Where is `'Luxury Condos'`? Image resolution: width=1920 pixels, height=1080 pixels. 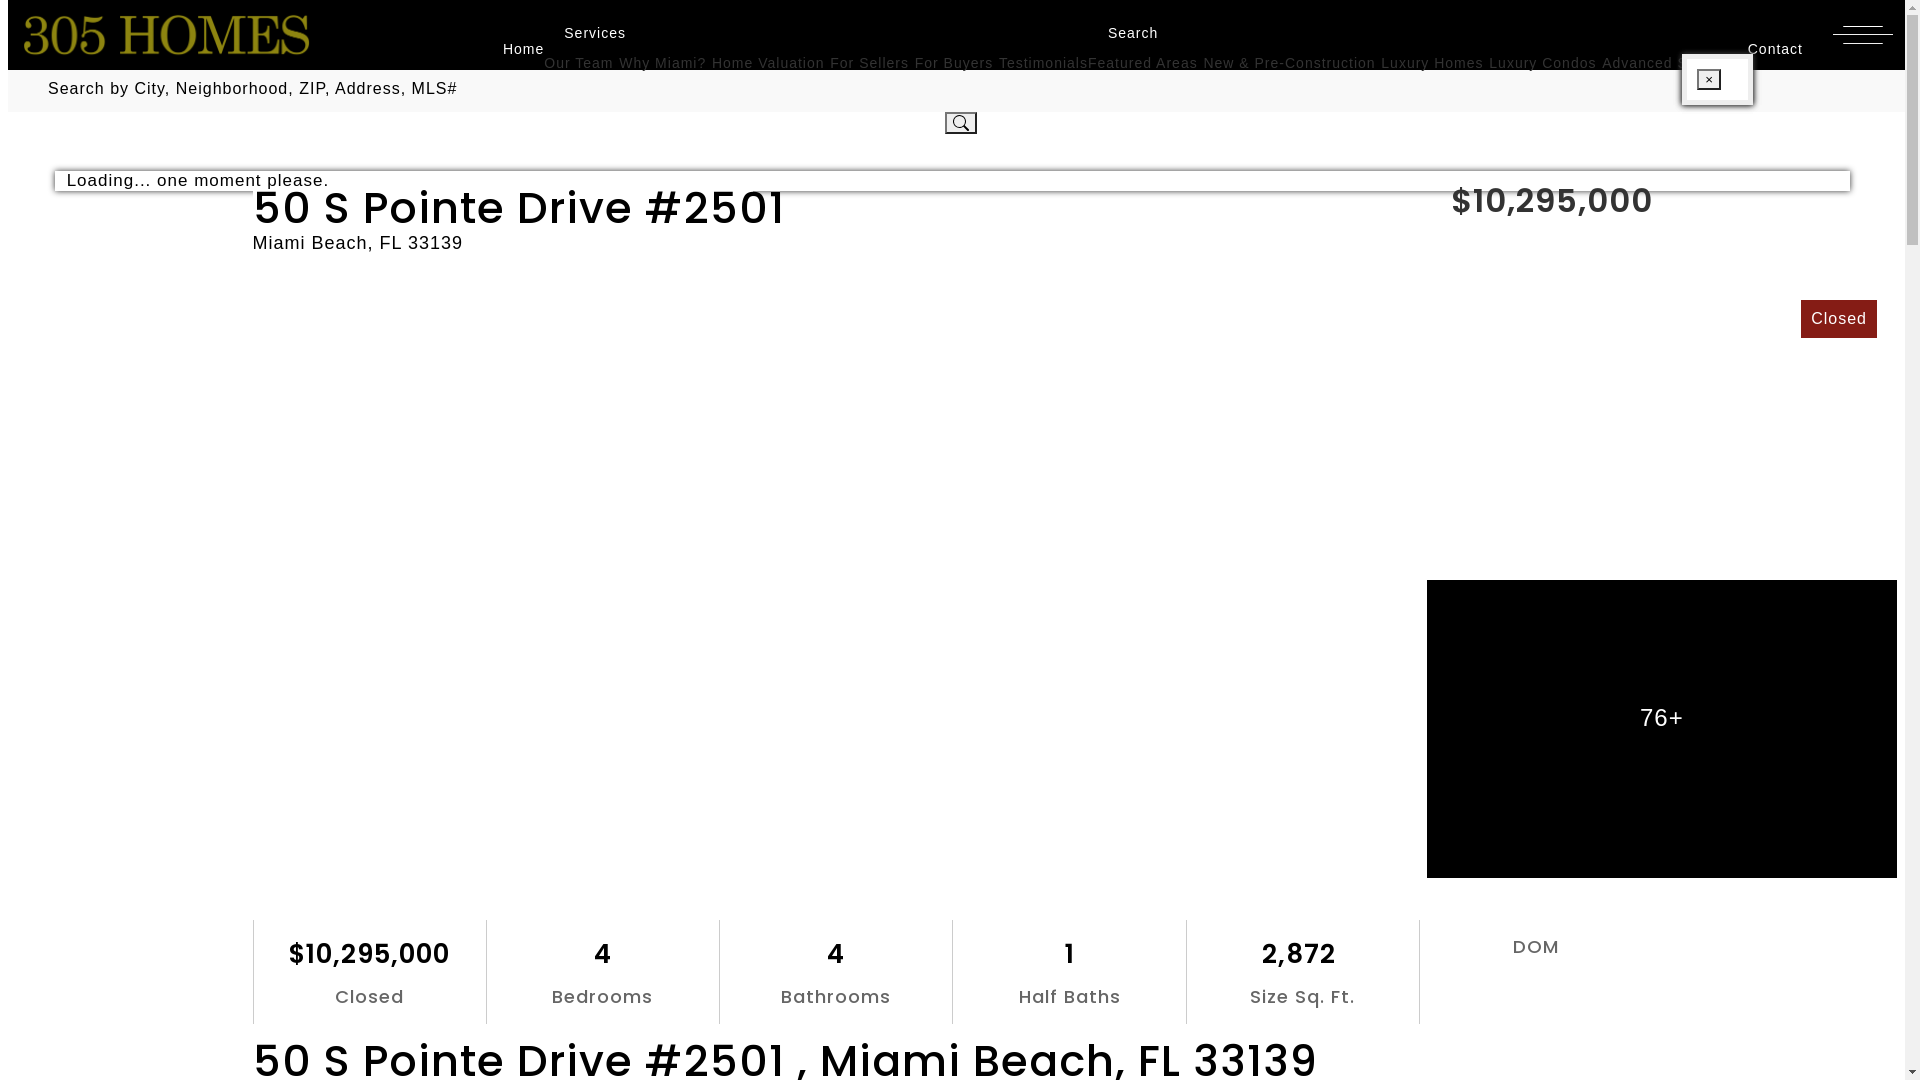
'Luxury Condos' is located at coordinates (1541, 61).